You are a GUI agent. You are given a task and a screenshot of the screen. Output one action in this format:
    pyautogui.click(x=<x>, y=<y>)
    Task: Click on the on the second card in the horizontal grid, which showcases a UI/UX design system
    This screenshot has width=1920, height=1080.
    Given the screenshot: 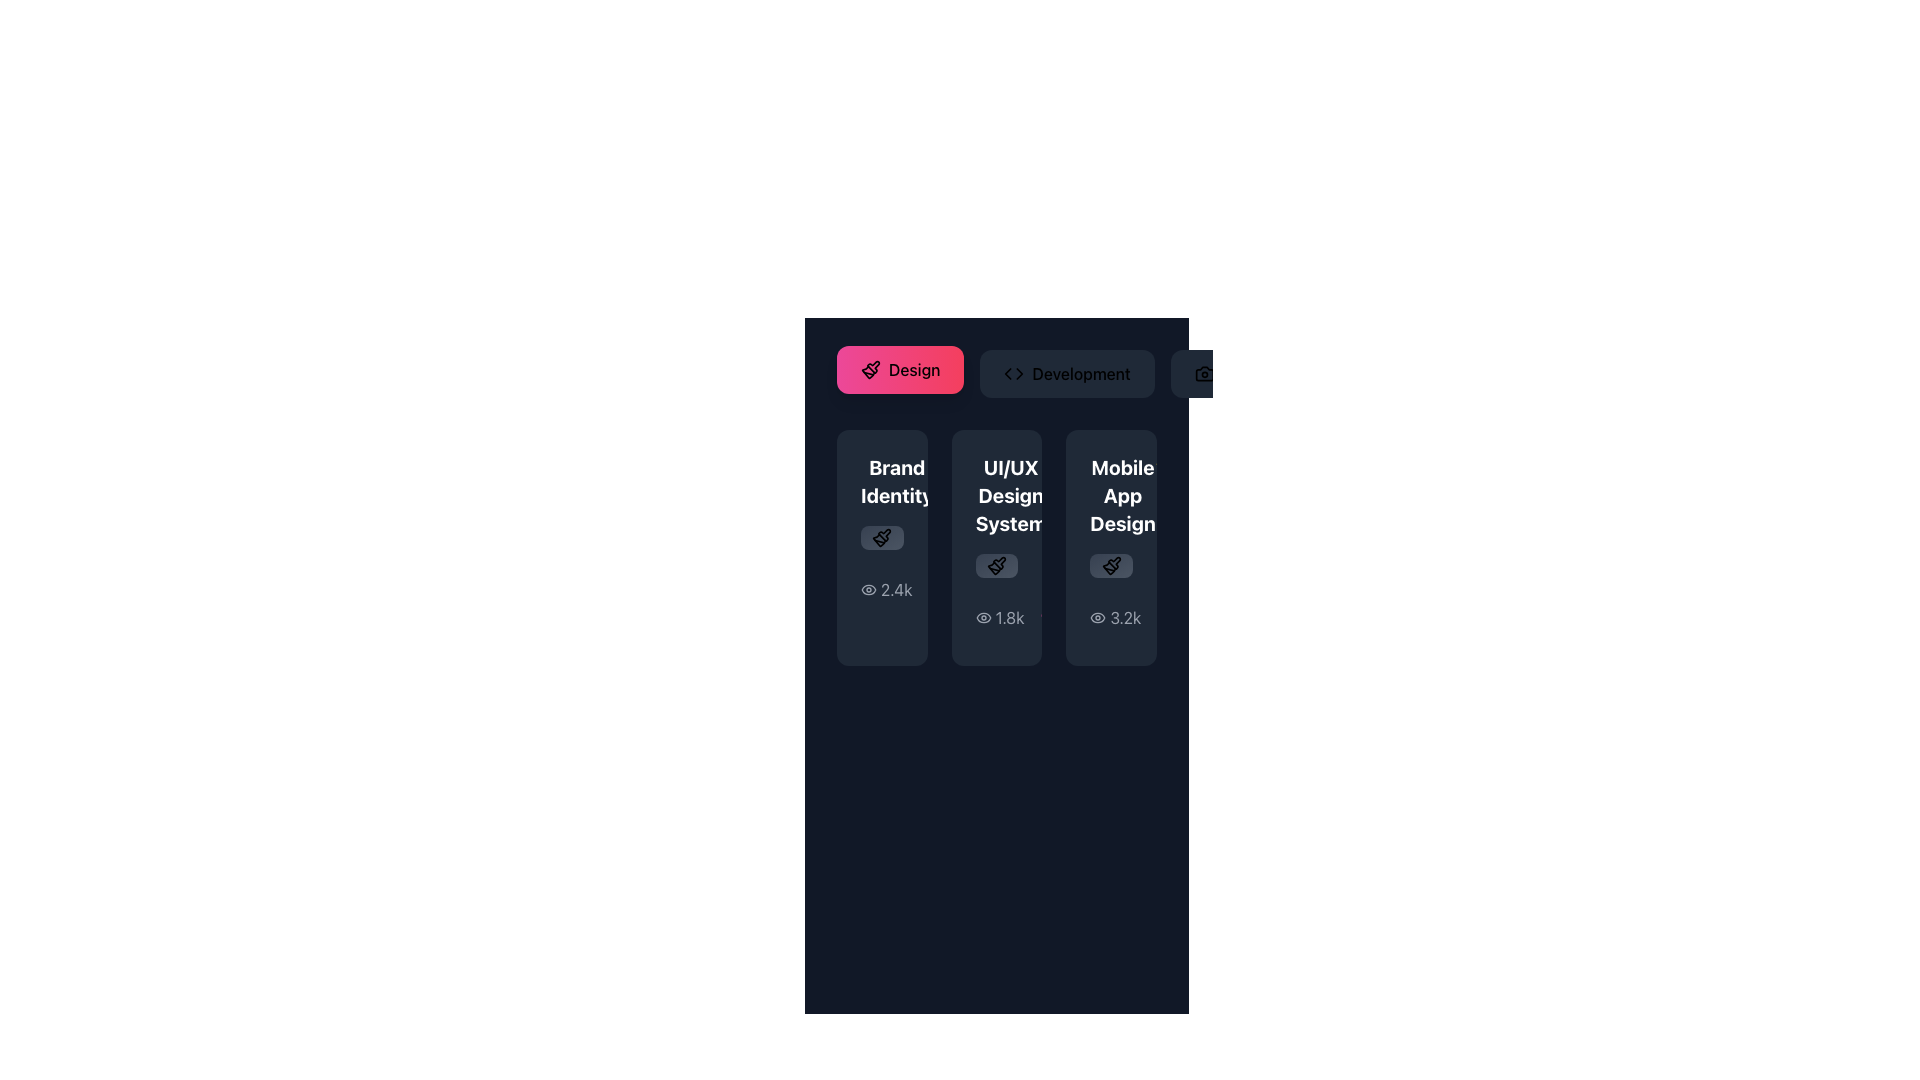 What is the action you would take?
    pyautogui.click(x=997, y=507)
    